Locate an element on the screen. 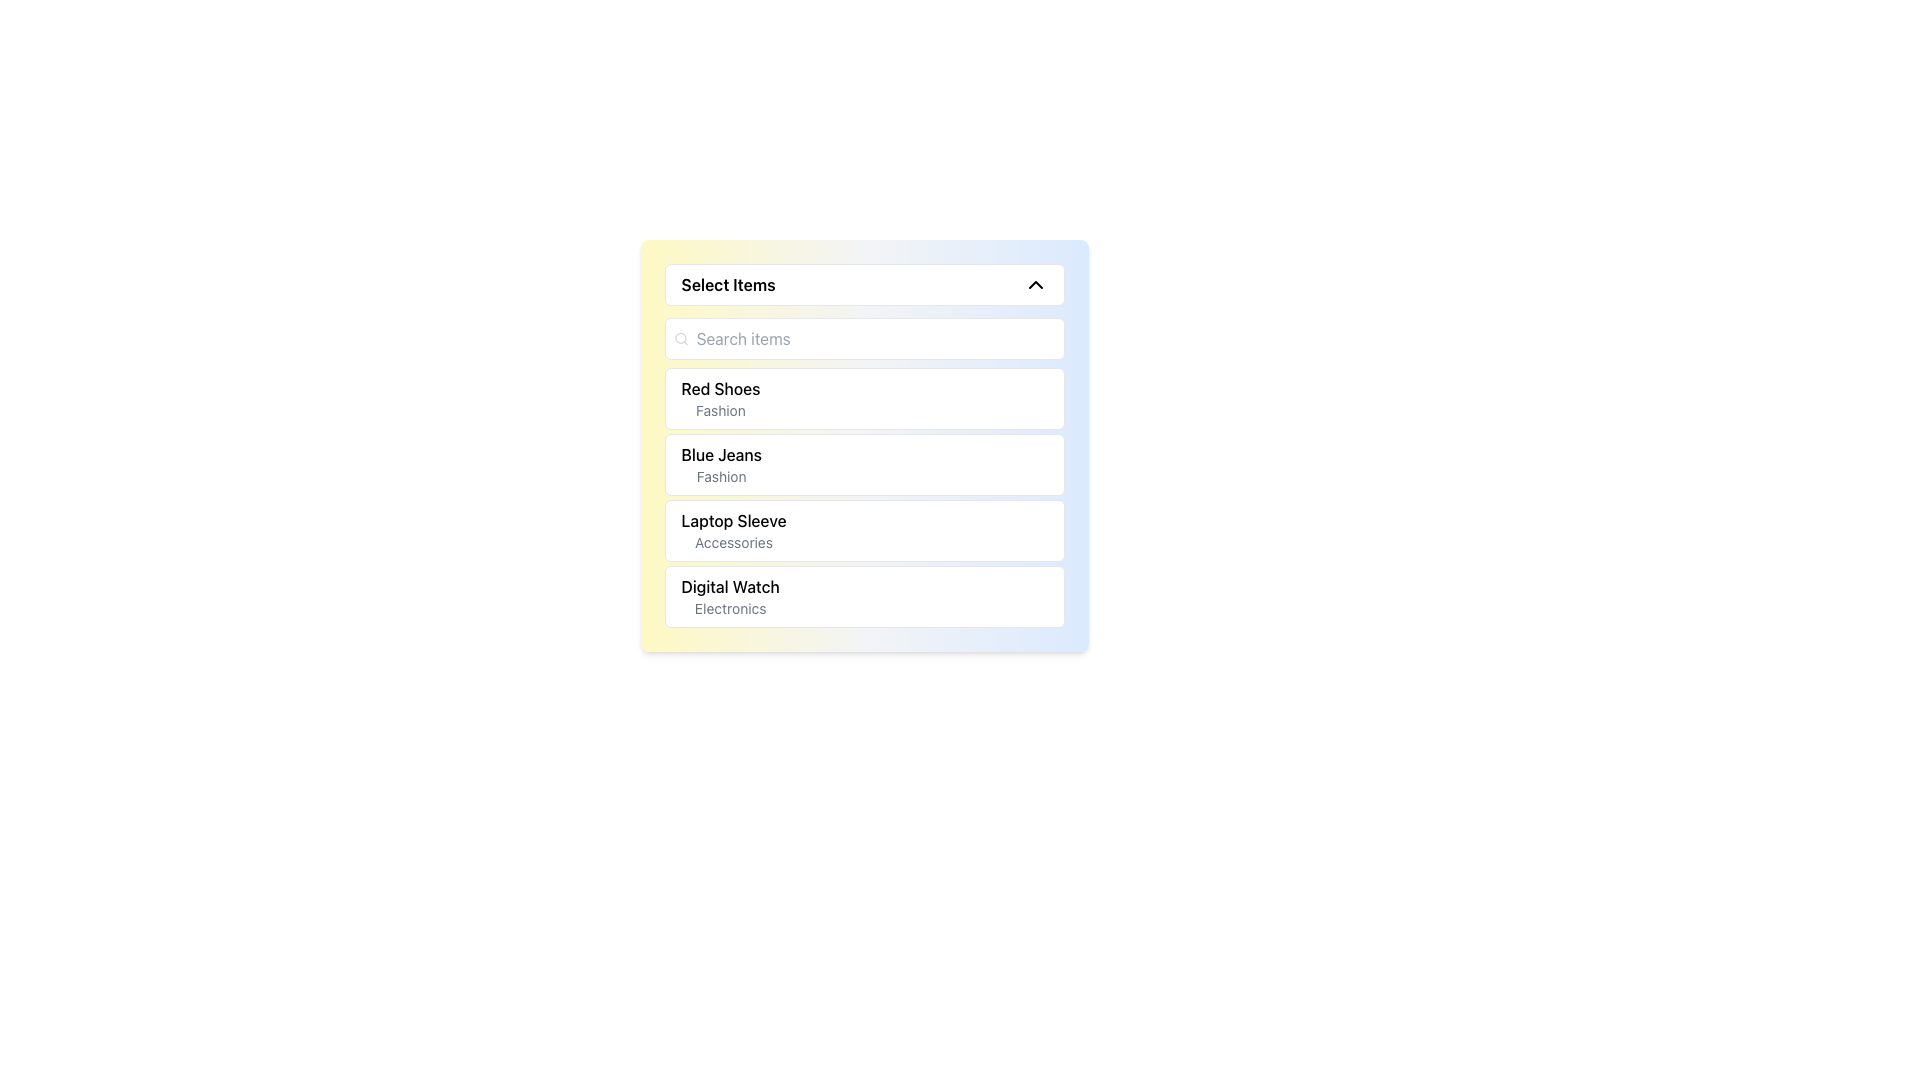 The height and width of the screenshot is (1080, 1920). the static text label displaying the word 'Fashion', which is positioned directly below the text 'Blue Jeans' in a vertical list structure is located at coordinates (720, 477).